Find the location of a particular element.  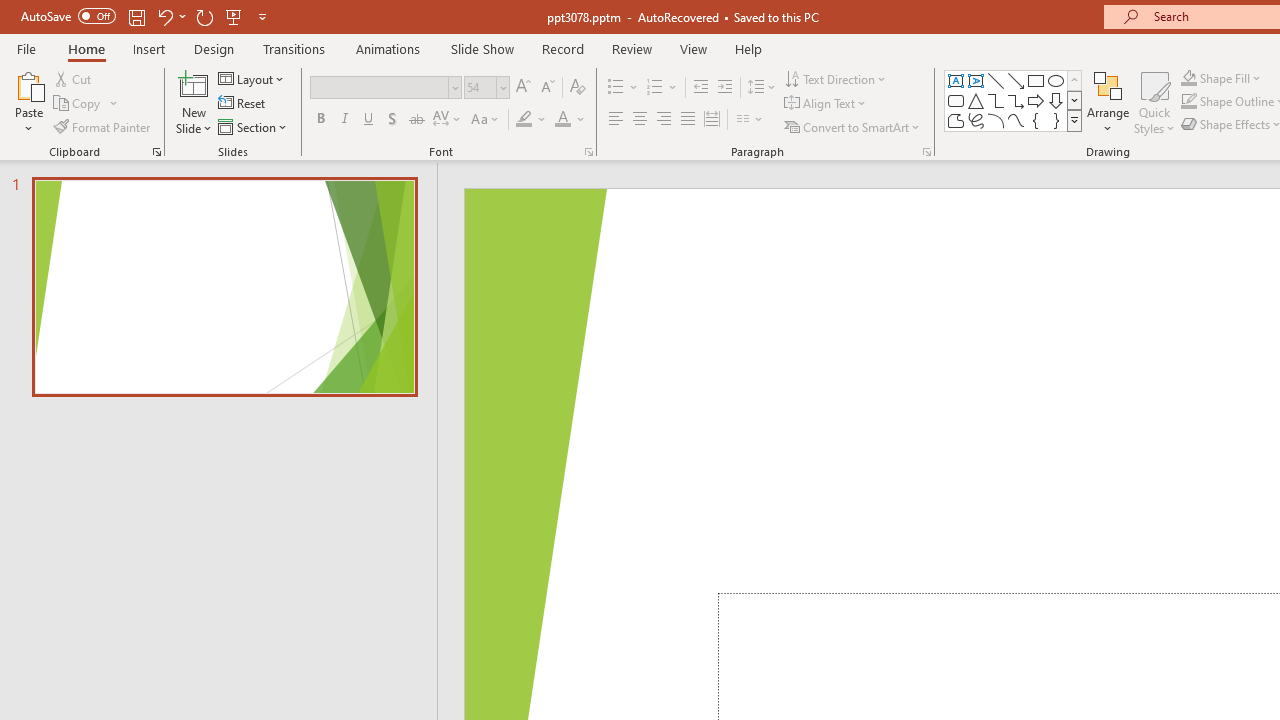

'Center' is located at coordinates (640, 119).